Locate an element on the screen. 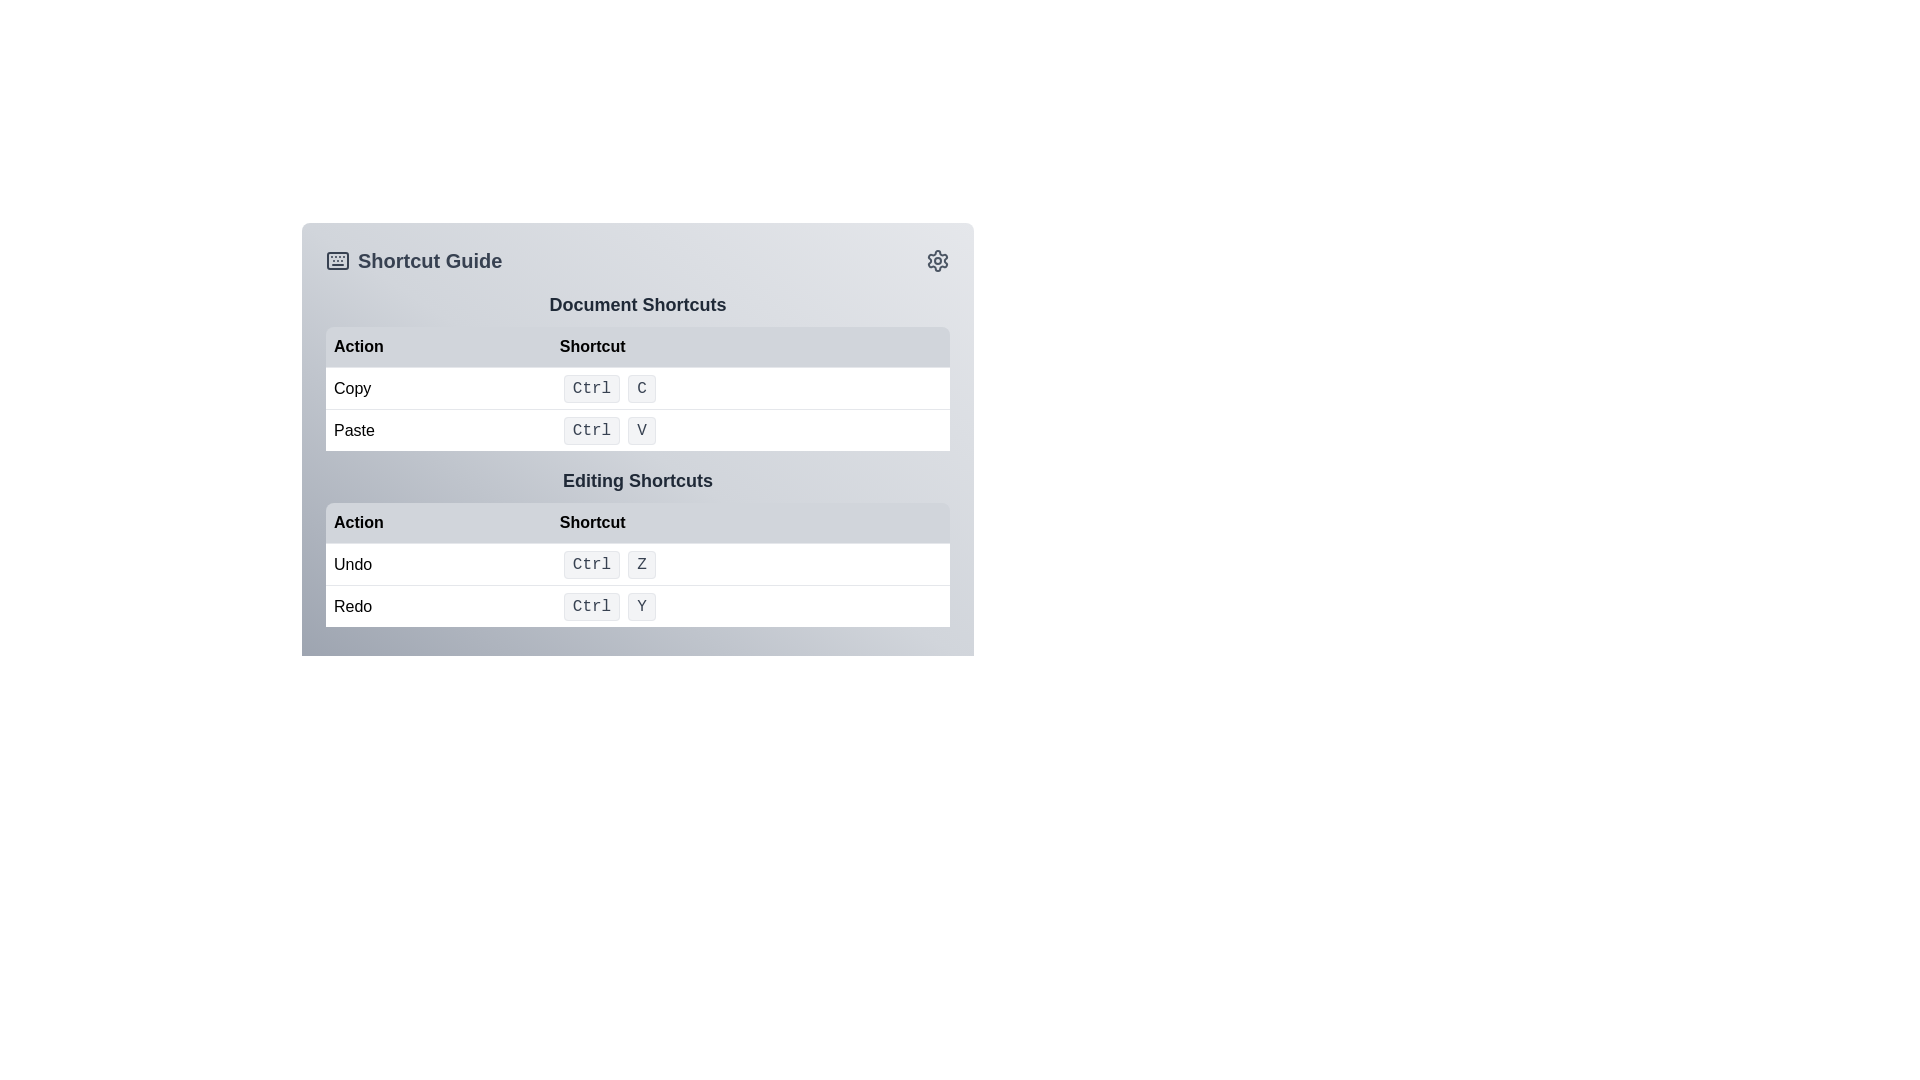 This screenshot has height=1080, width=1920. the static label representing the 'Y' key in the keyboard shortcut combination for 'Redo' located in the 'Editing Shortcuts' section is located at coordinates (642, 605).